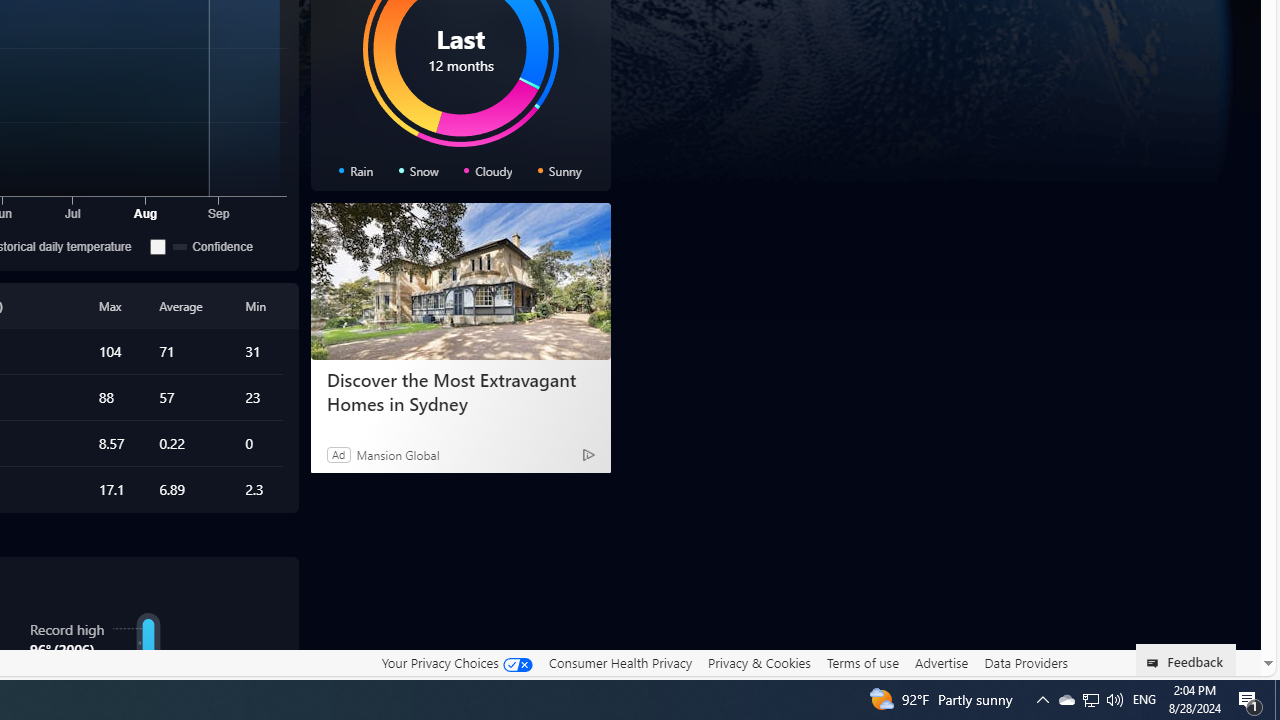 This screenshot has width=1280, height=720. Describe the element at coordinates (758, 663) in the screenshot. I see `'Privacy & Cookies'` at that location.